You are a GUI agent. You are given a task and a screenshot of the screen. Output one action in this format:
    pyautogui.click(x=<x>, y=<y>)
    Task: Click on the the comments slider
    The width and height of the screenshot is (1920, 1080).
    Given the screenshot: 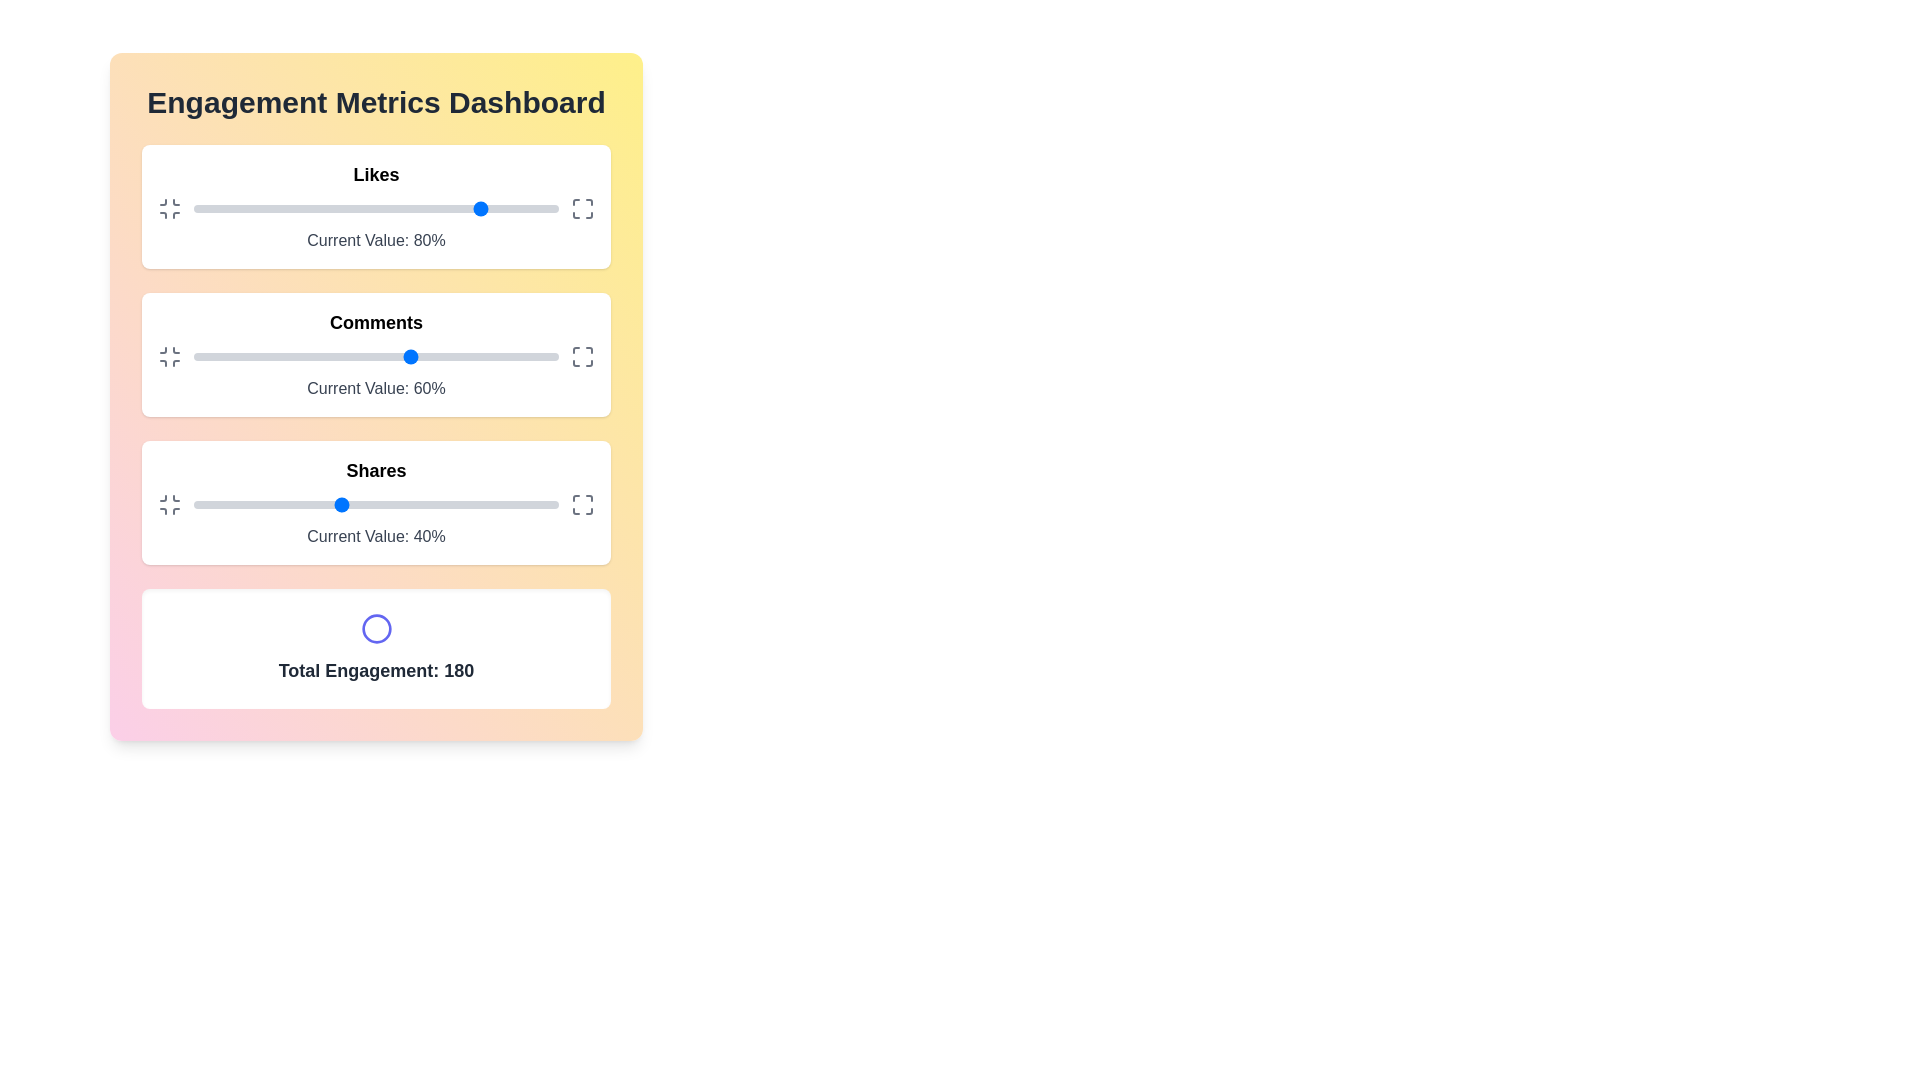 What is the action you would take?
    pyautogui.click(x=215, y=356)
    